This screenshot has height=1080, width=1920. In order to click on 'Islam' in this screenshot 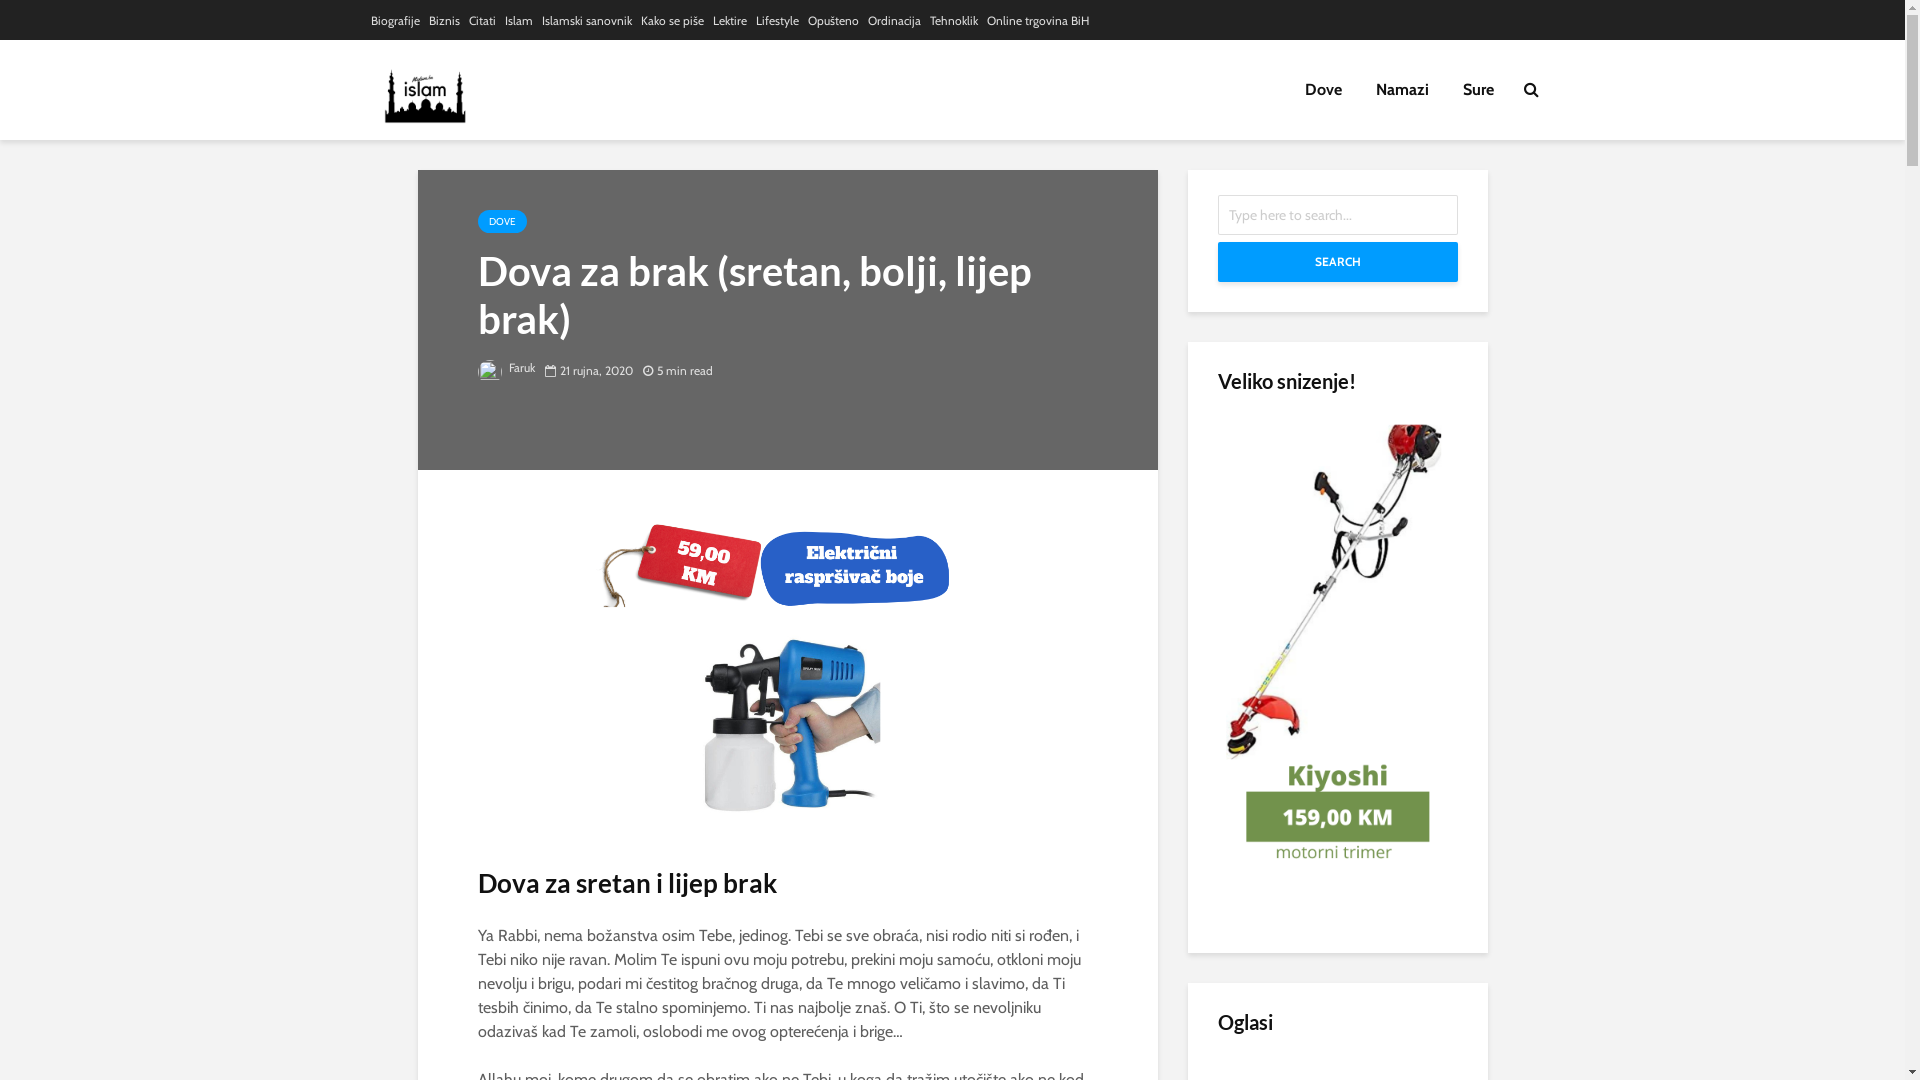, I will do `click(518, 20)`.